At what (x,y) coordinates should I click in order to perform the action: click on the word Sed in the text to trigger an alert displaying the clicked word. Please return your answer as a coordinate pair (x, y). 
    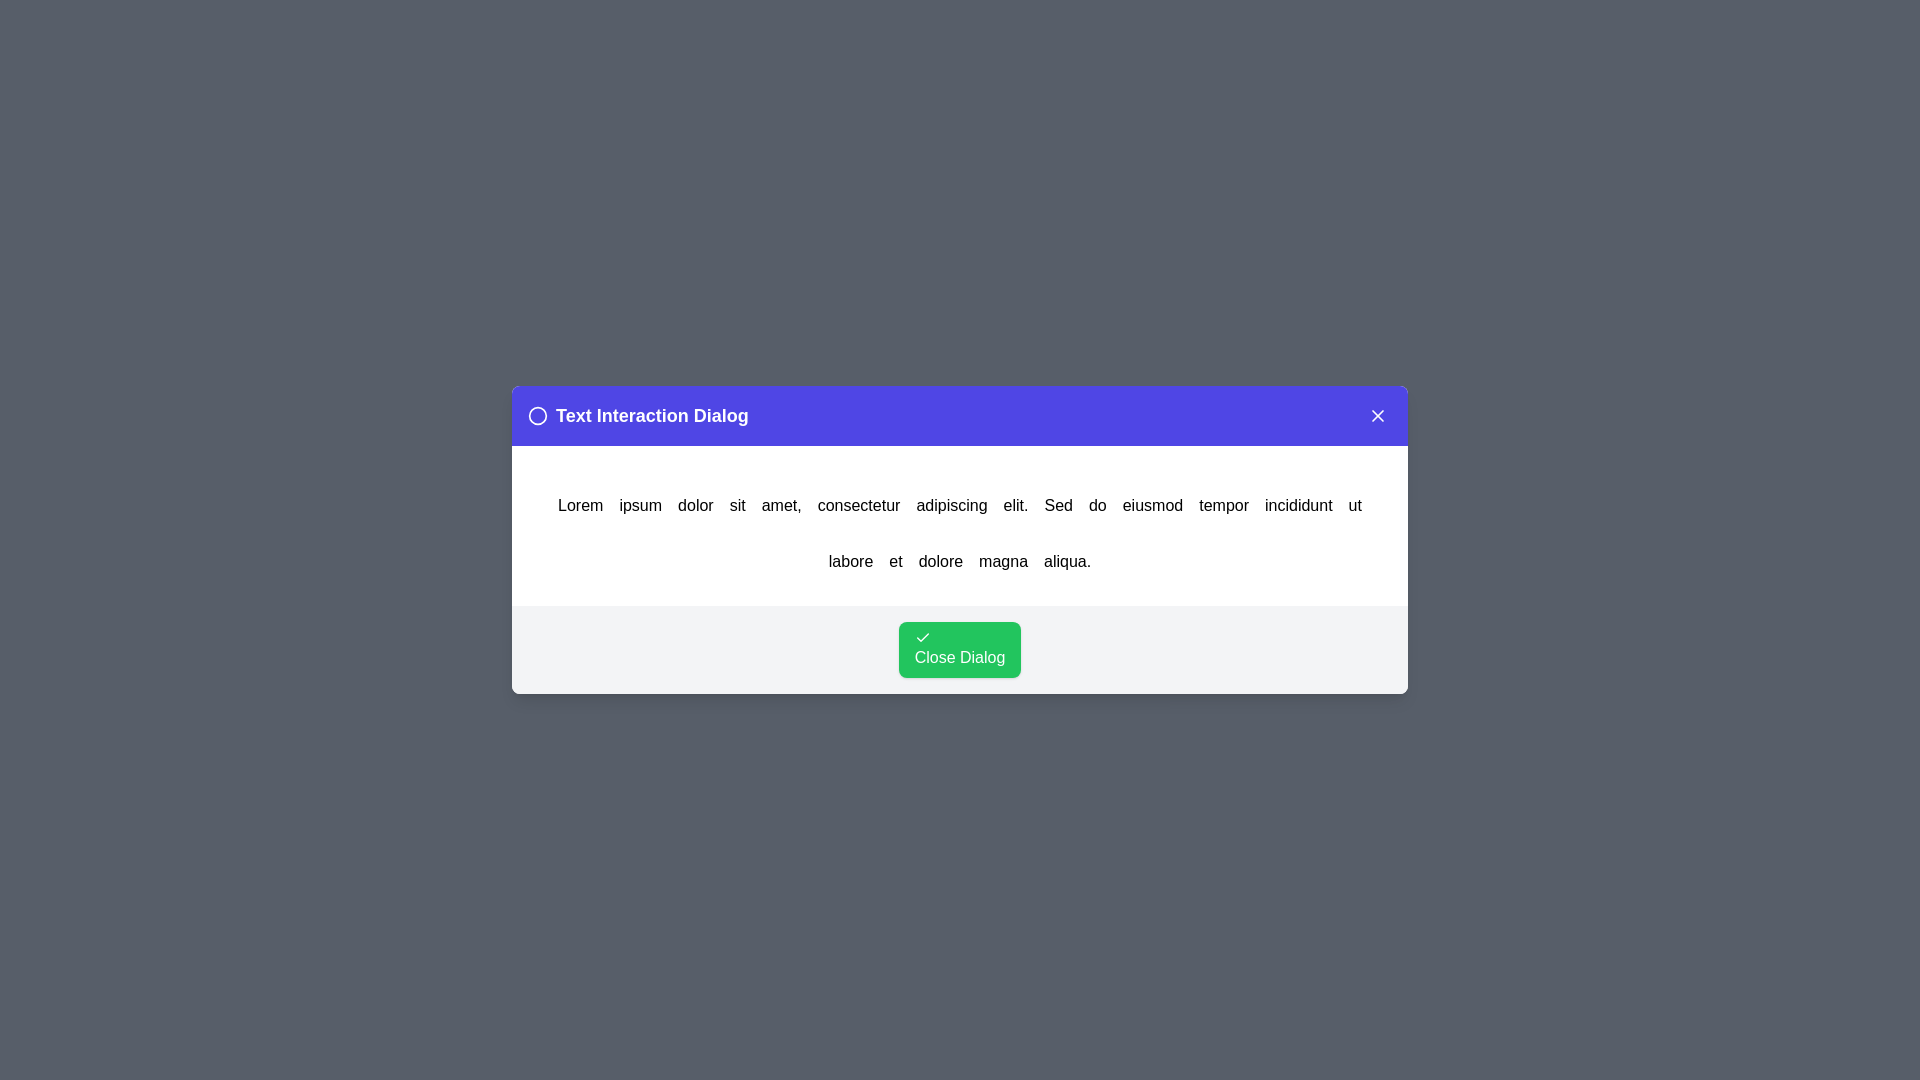
    Looking at the image, I should click on (1056, 504).